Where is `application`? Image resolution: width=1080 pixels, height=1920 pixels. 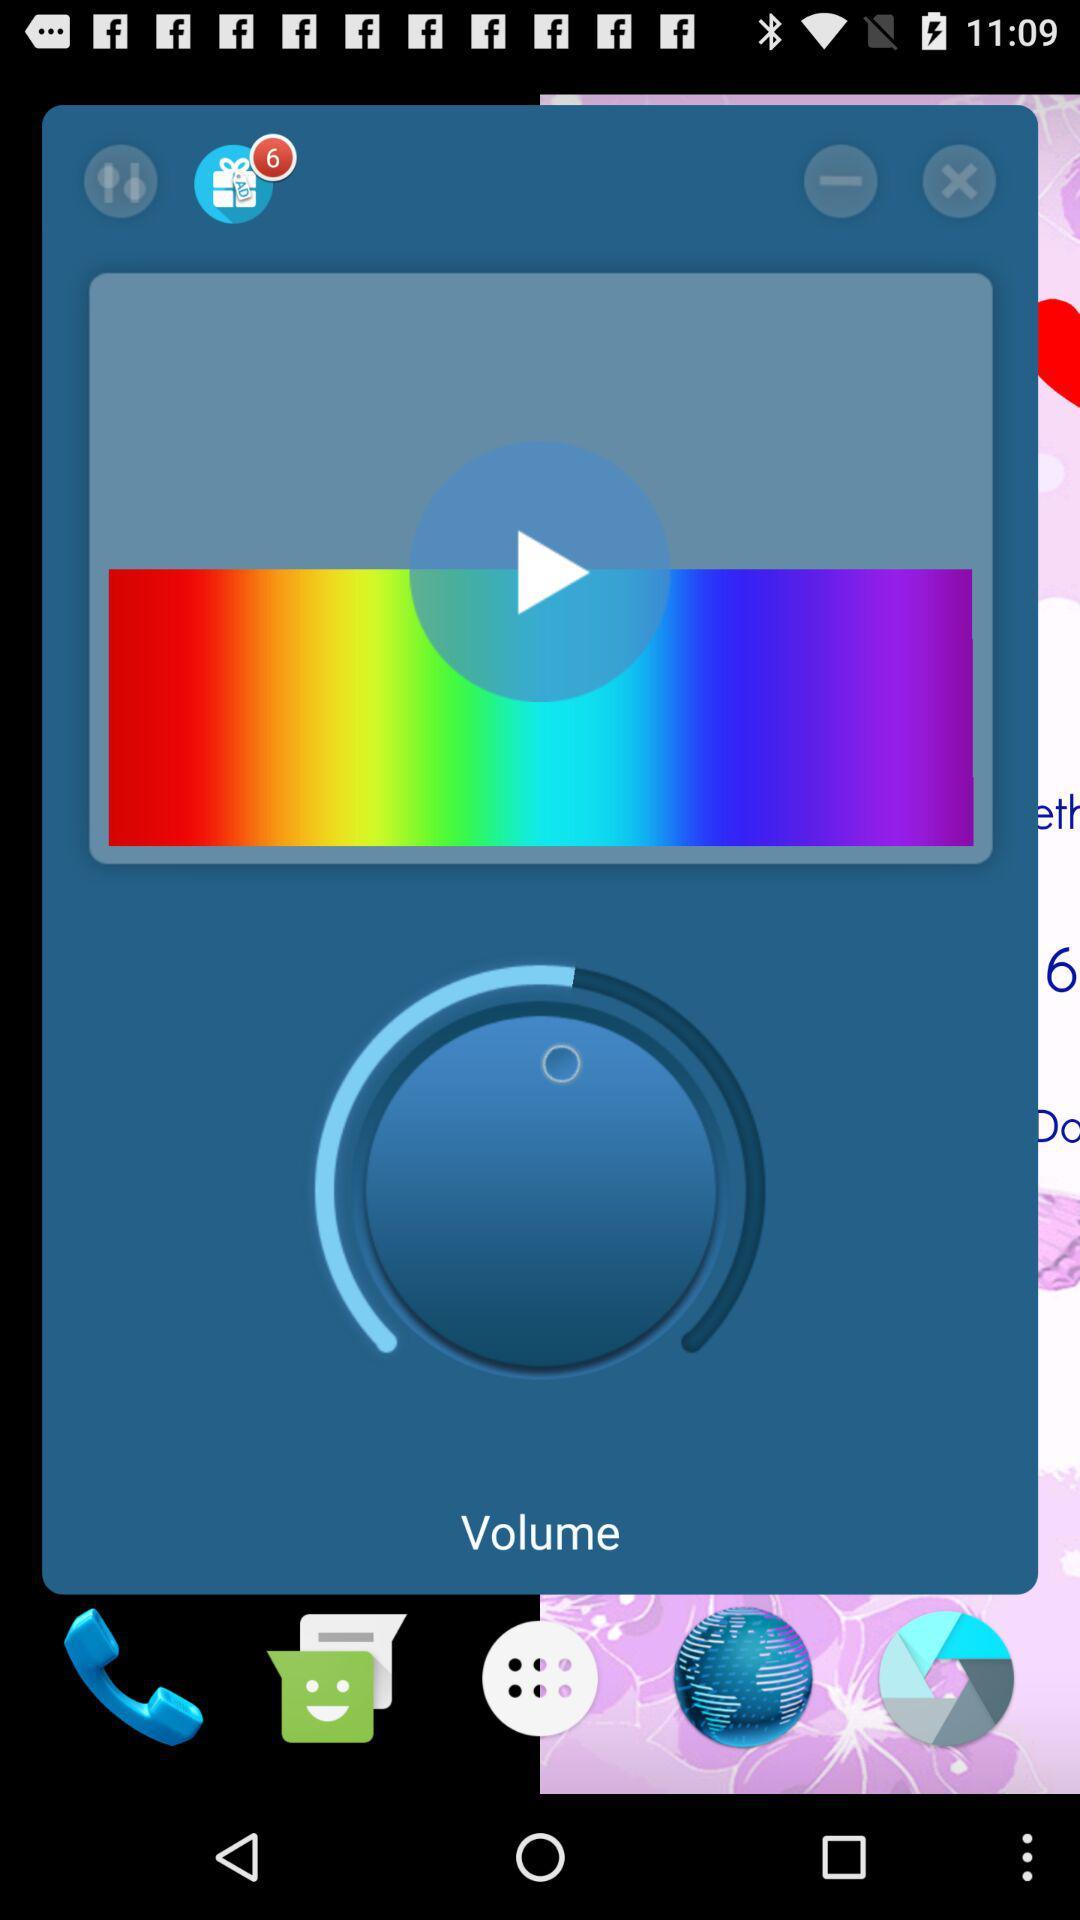
application is located at coordinates (958, 181).